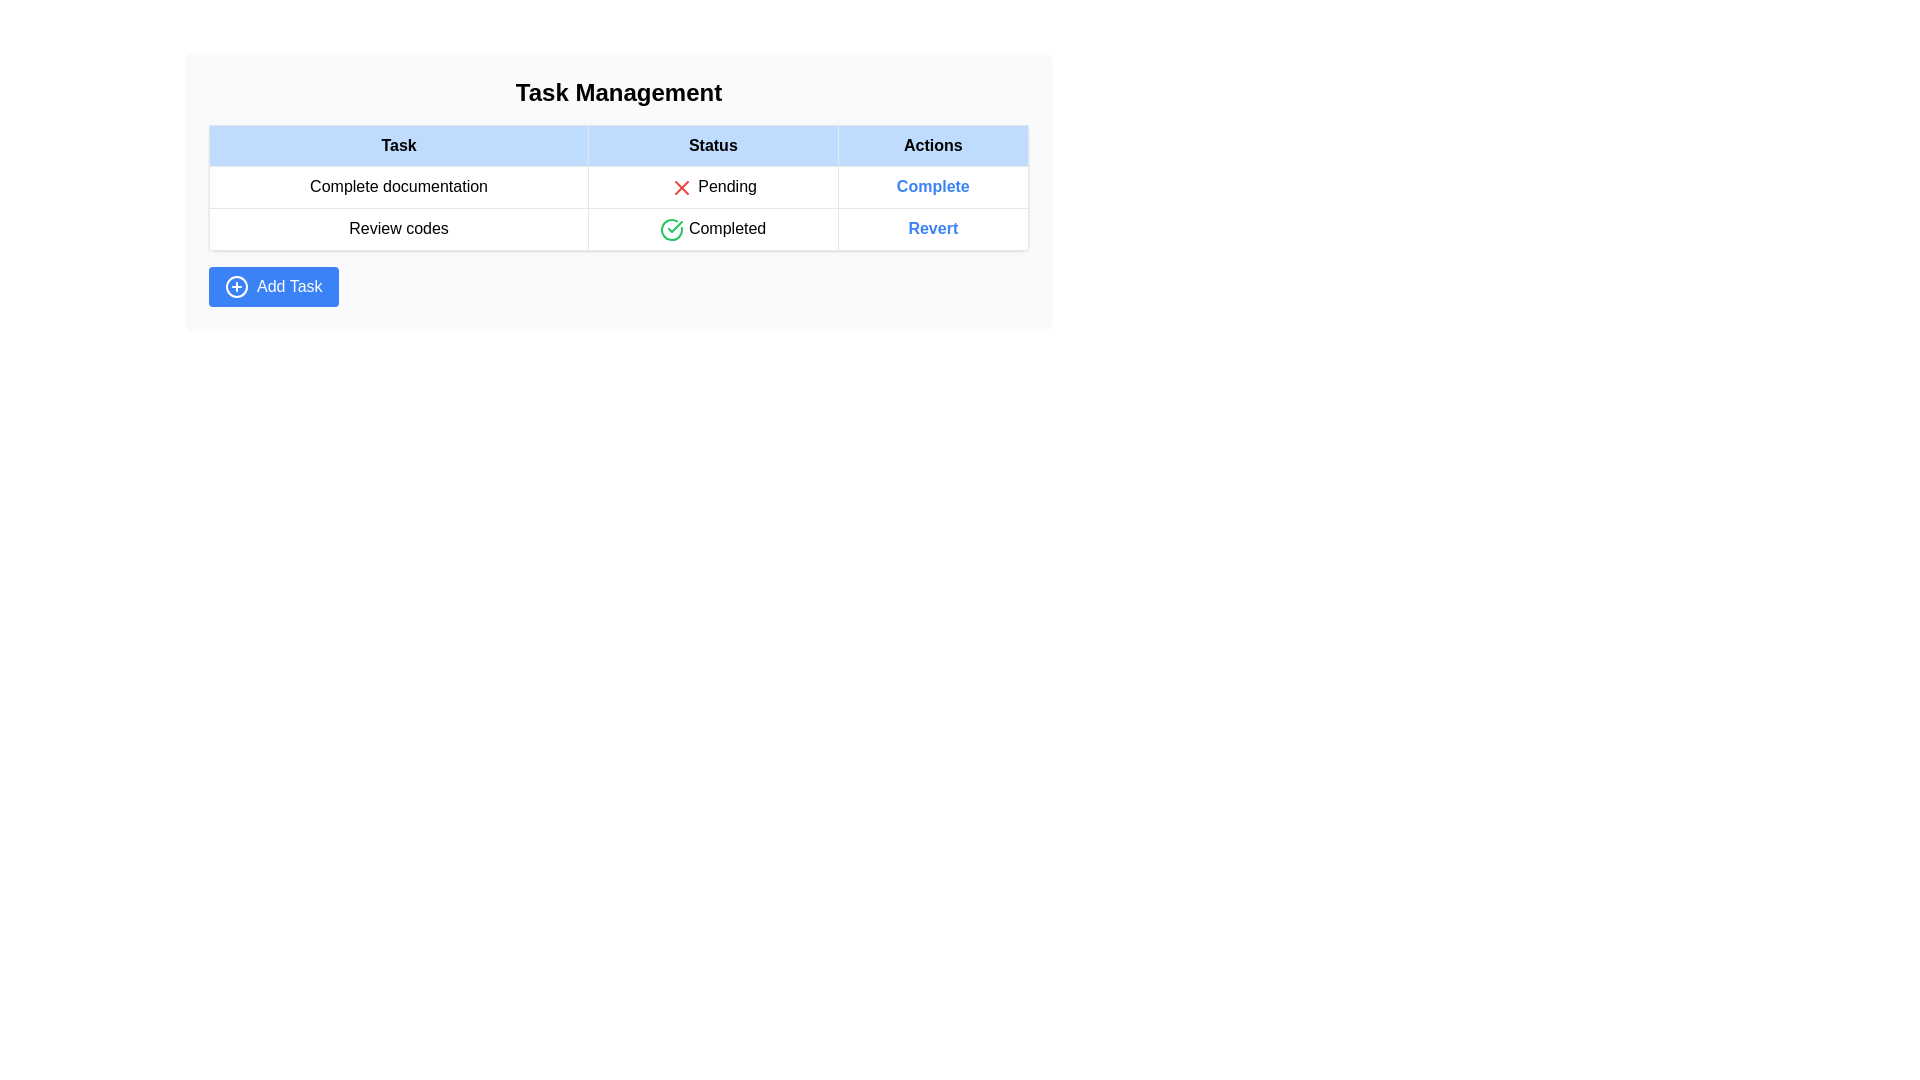  I want to click on the 'Revert' clickable text link in the 'Actions' column of the table for the task 'Review codes', so click(932, 228).